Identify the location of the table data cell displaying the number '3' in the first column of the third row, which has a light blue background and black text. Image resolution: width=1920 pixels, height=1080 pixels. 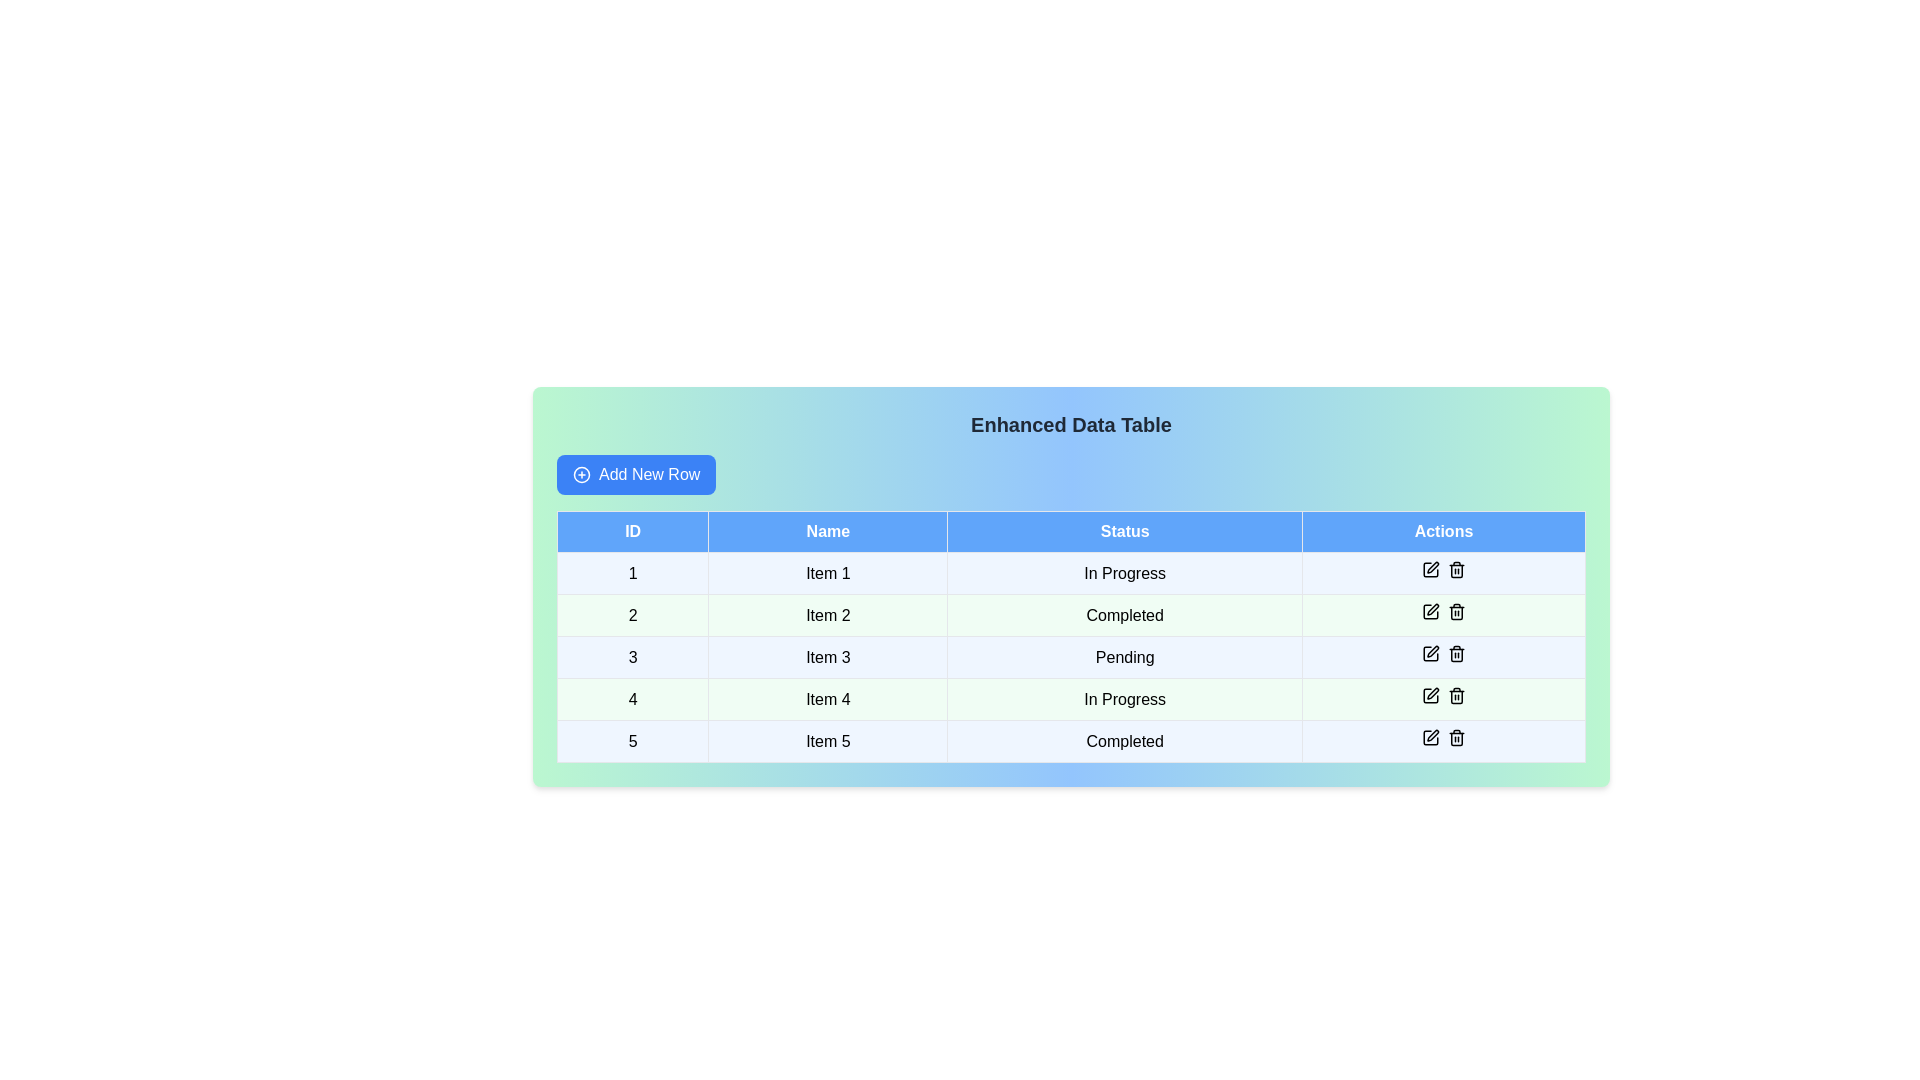
(632, 657).